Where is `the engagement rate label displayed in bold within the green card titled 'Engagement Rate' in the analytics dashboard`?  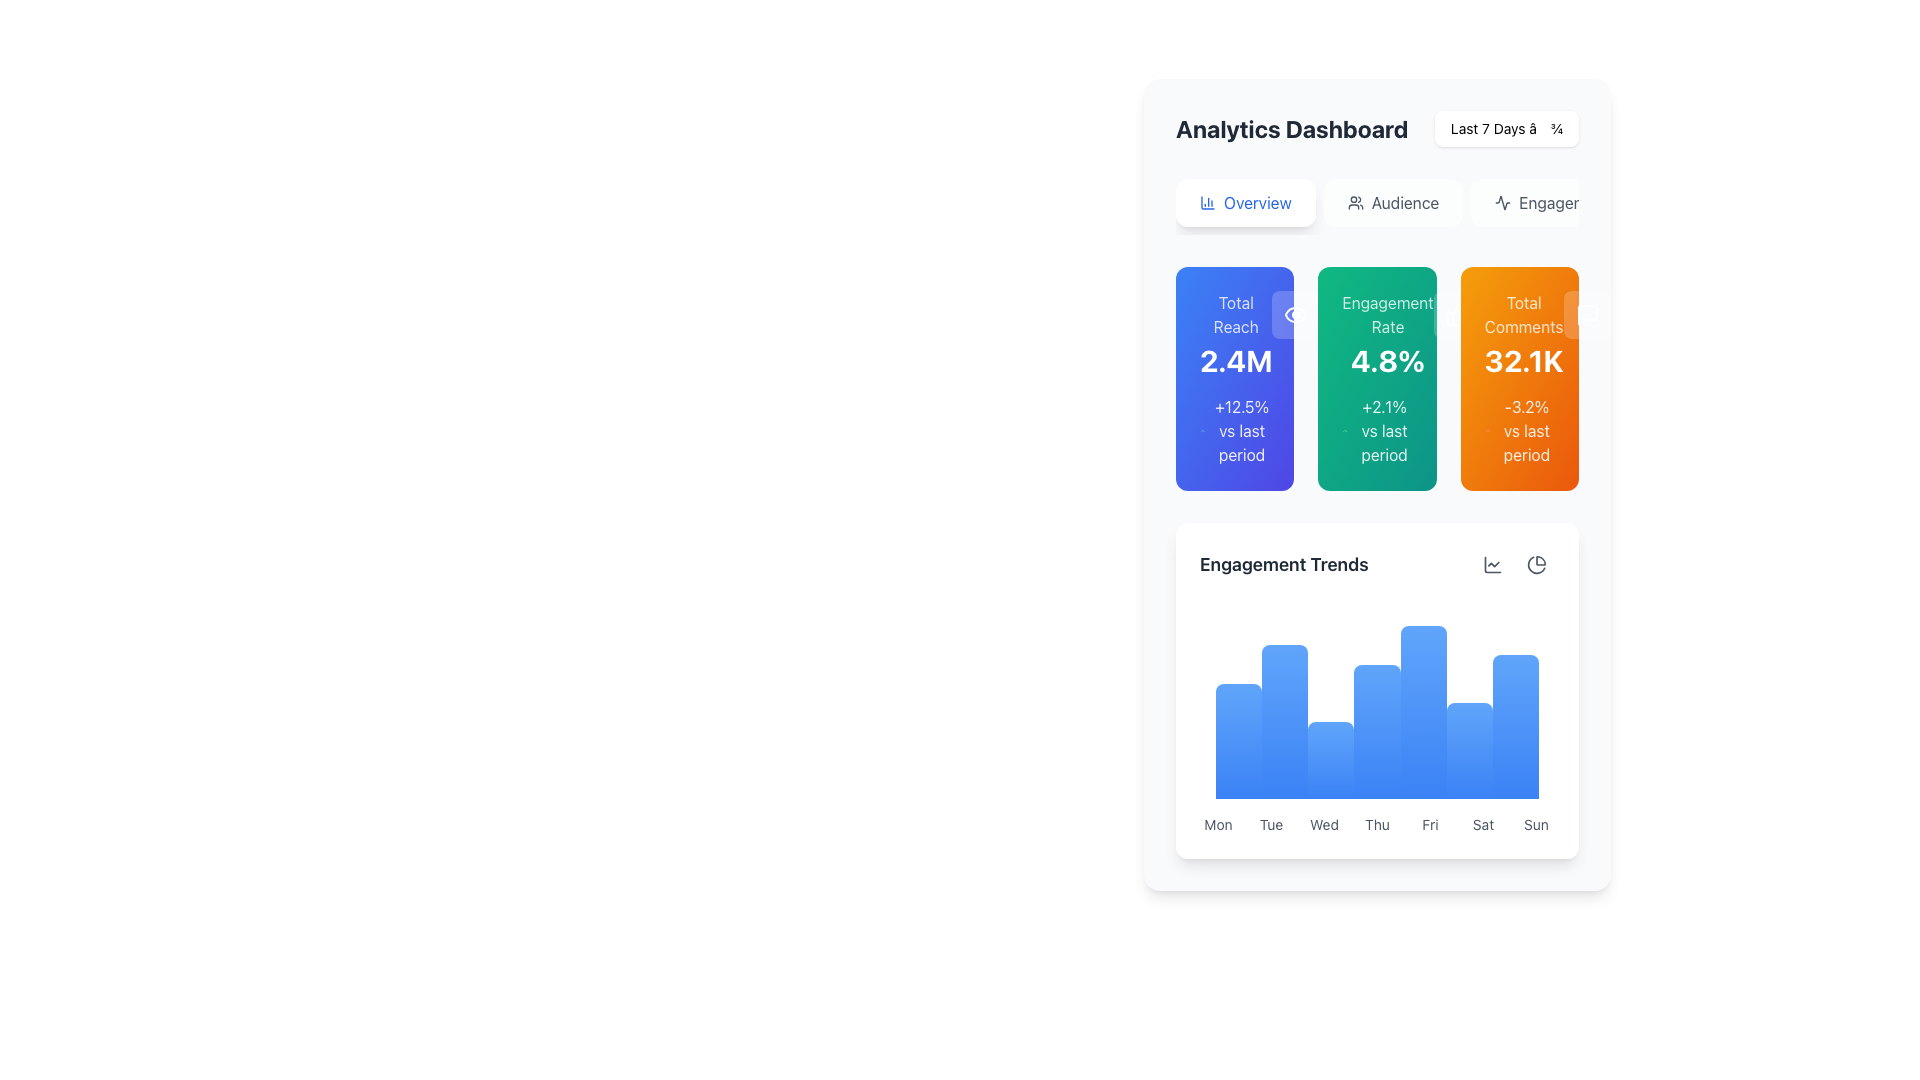
the engagement rate label displayed in bold within the green card titled 'Engagement Rate' in the analytics dashboard is located at coordinates (1386, 361).